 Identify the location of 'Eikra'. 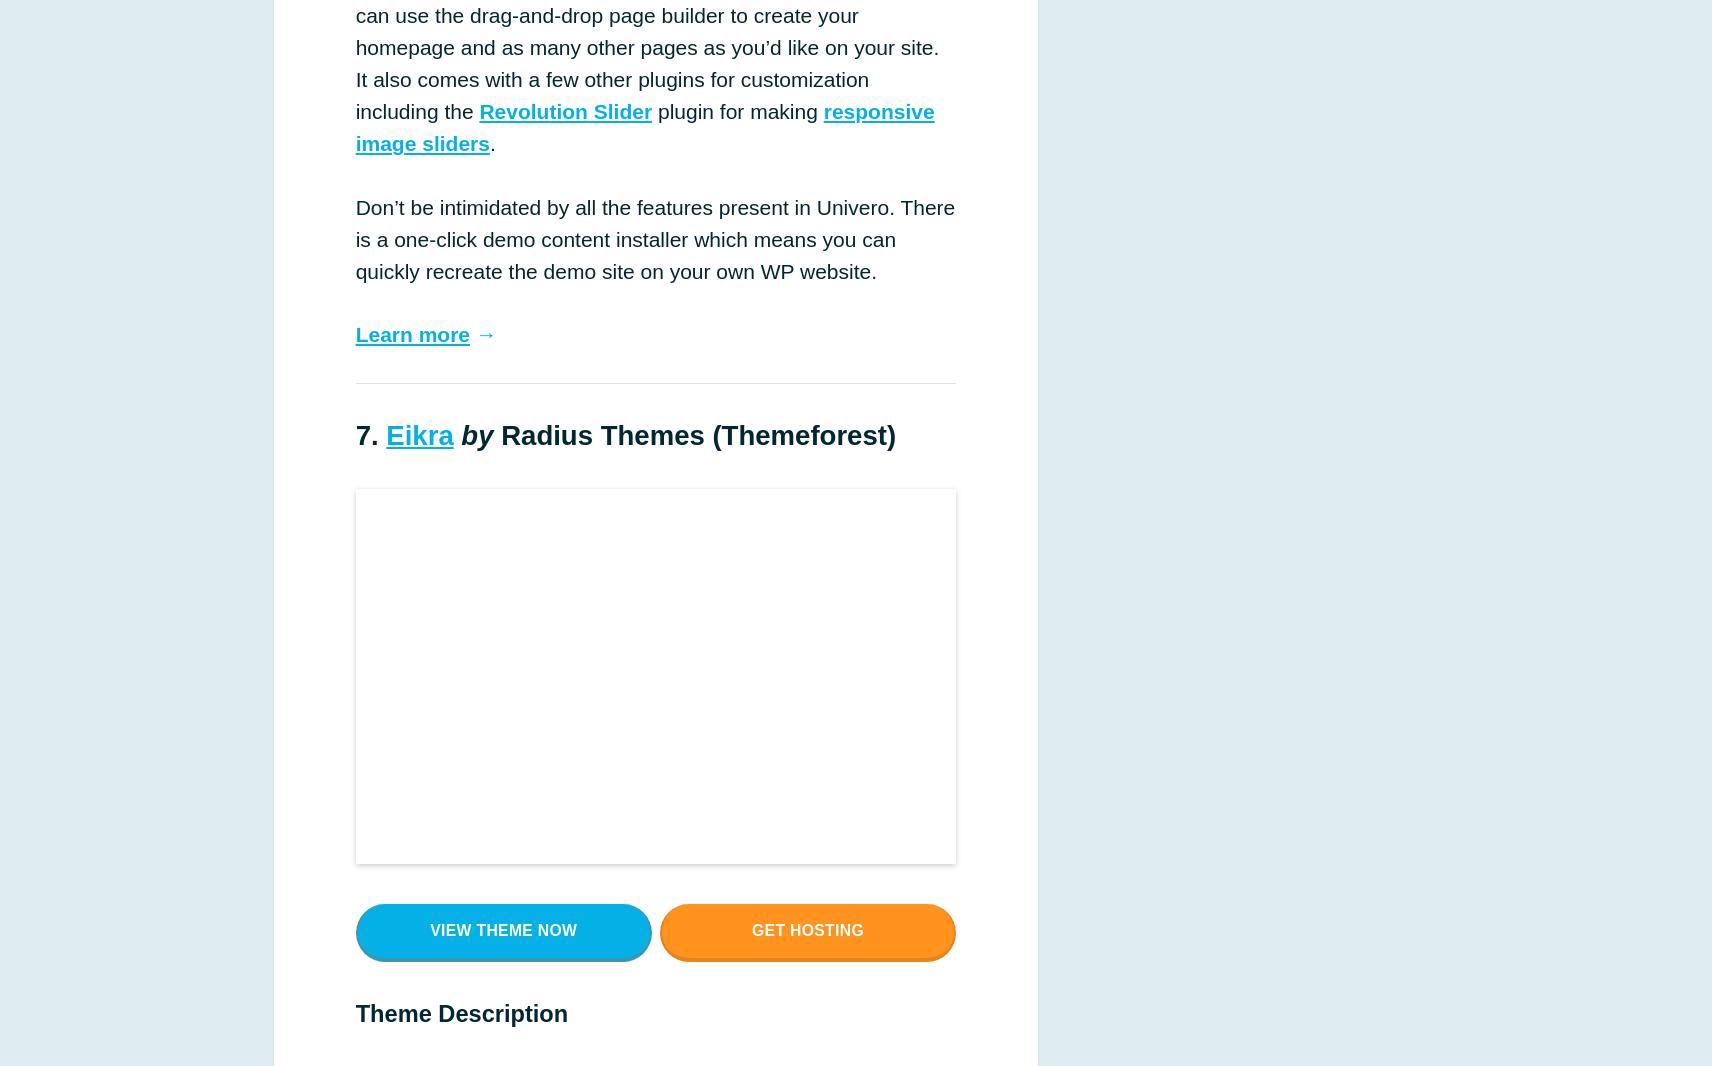
(386, 435).